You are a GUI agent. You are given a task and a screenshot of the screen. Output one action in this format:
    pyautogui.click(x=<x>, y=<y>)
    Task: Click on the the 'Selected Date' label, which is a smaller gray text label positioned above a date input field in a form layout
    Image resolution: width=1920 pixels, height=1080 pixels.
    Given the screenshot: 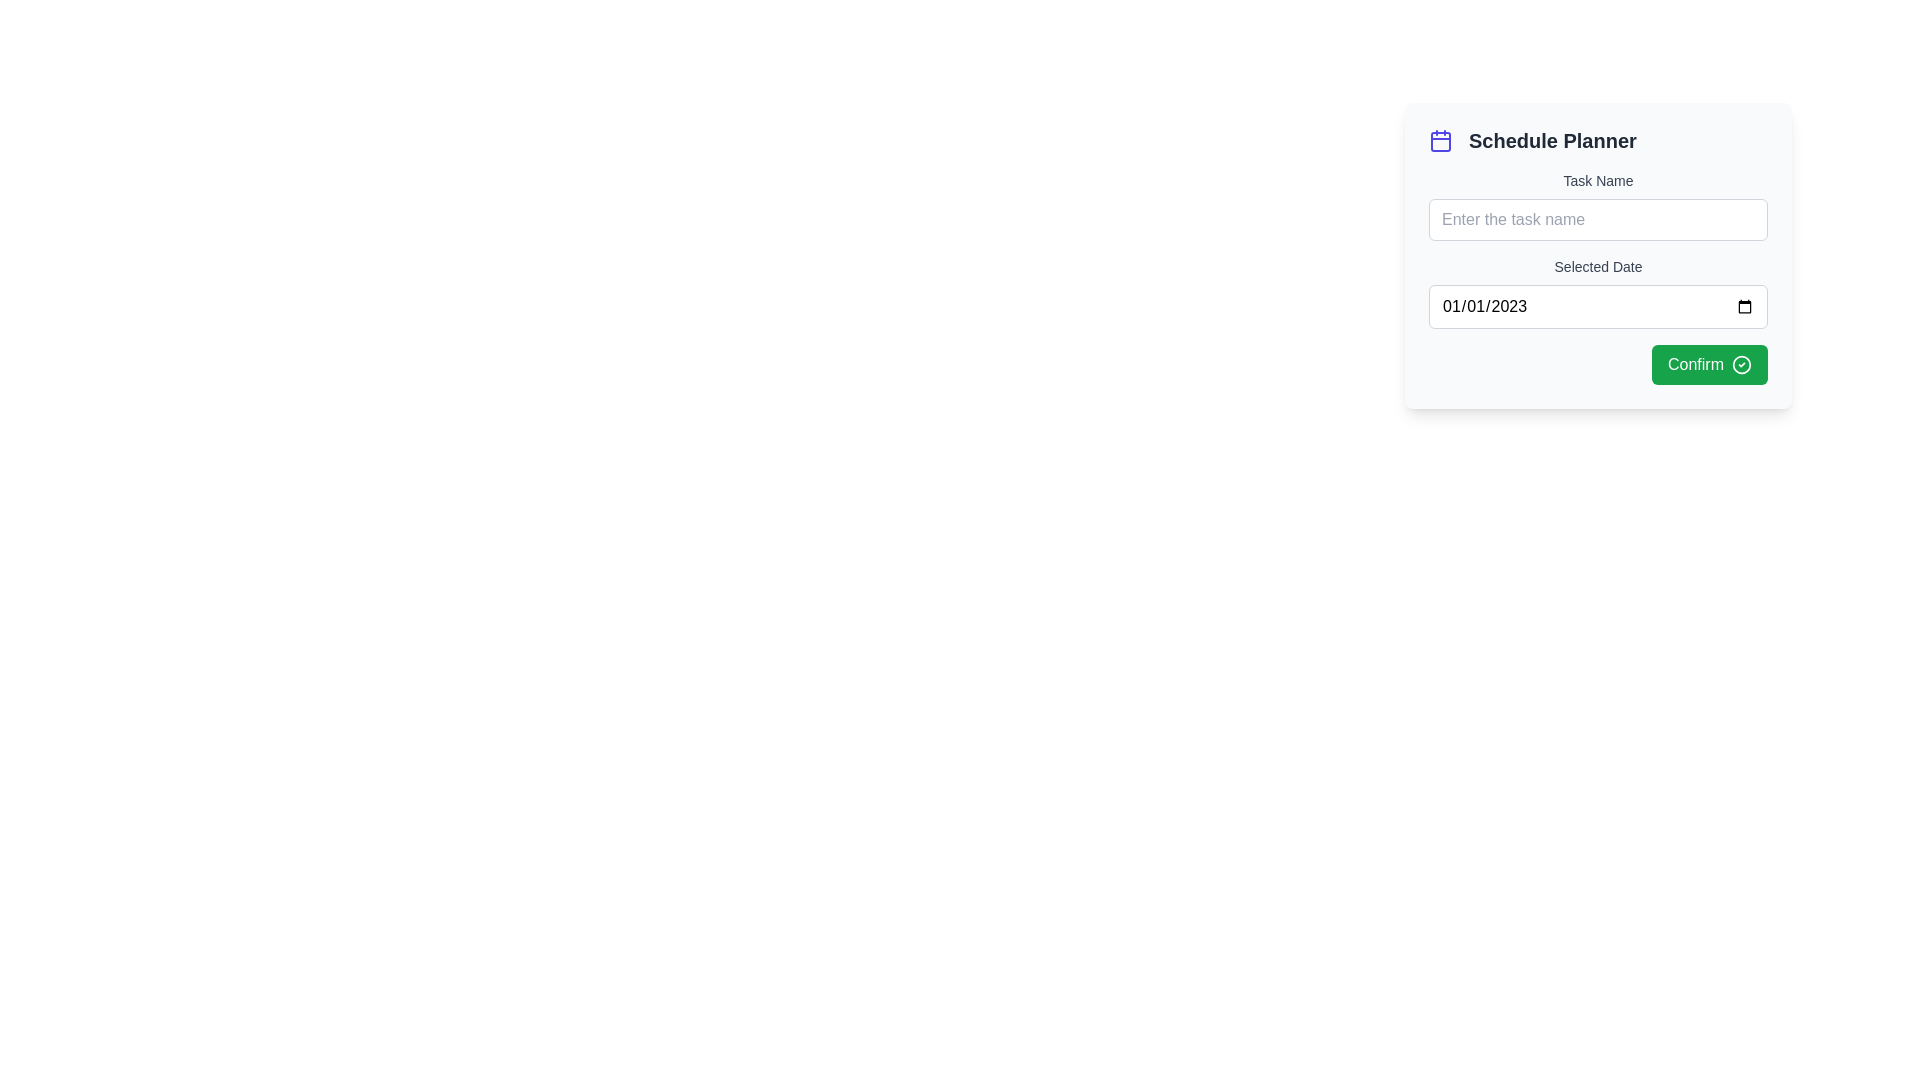 What is the action you would take?
    pyautogui.click(x=1597, y=265)
    